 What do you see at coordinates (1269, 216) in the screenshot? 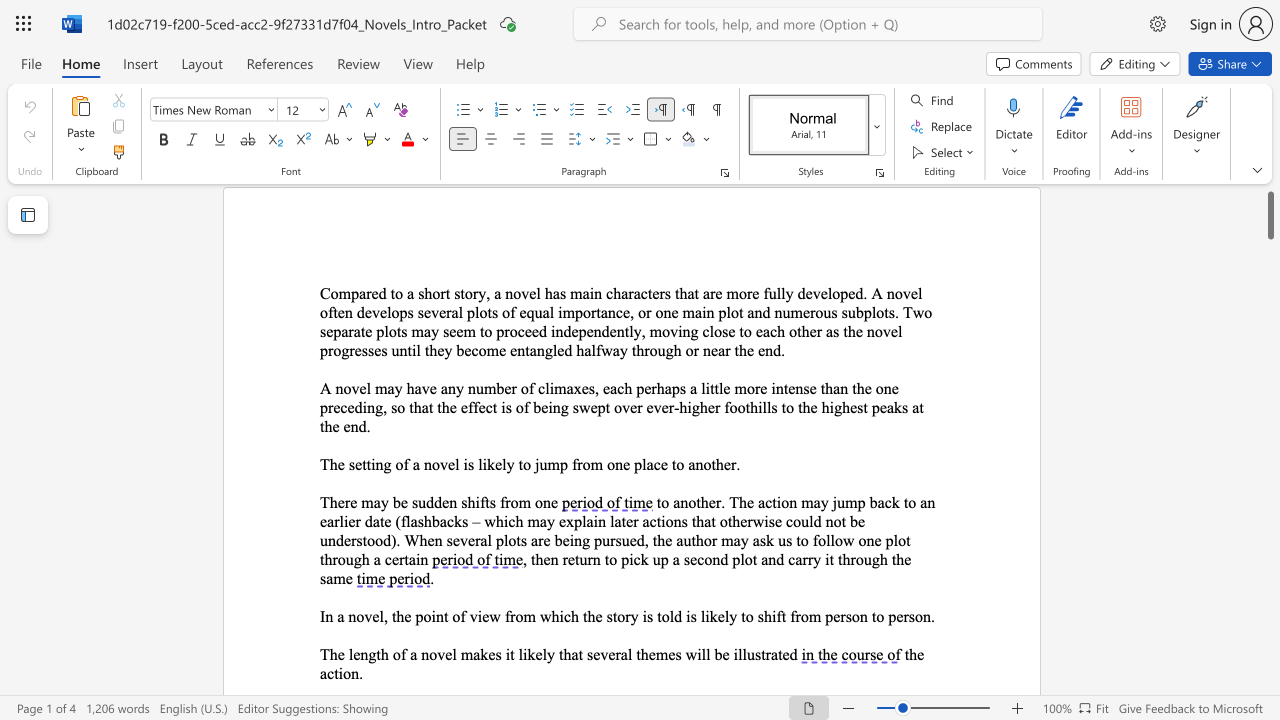
I see `the scrollbar and move down 3310 pixels` at bounding box center [1269, 216].